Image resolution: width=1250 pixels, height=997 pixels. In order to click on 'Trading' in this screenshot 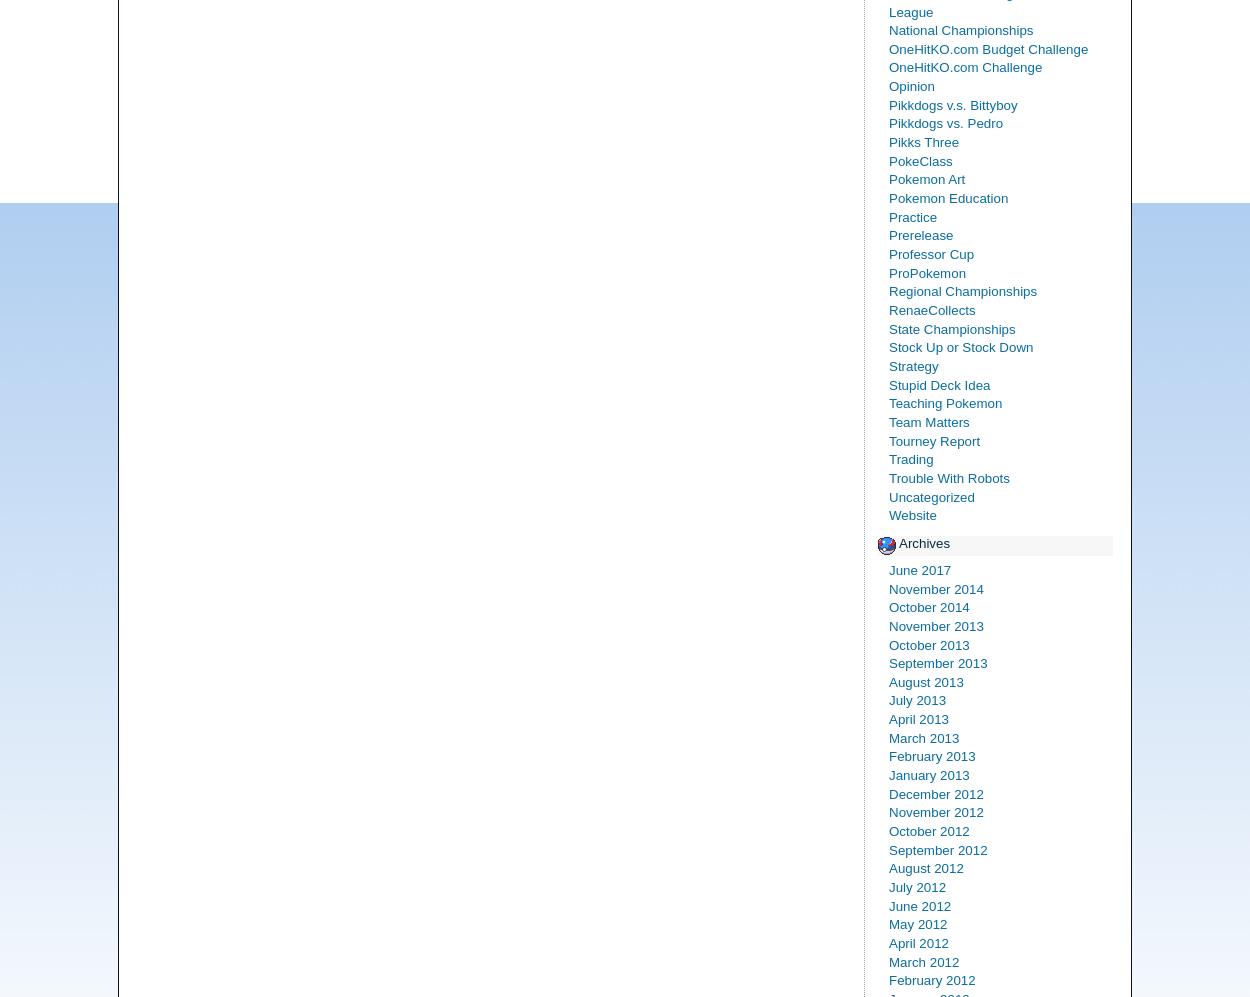, I will do `click(911, 459)`.